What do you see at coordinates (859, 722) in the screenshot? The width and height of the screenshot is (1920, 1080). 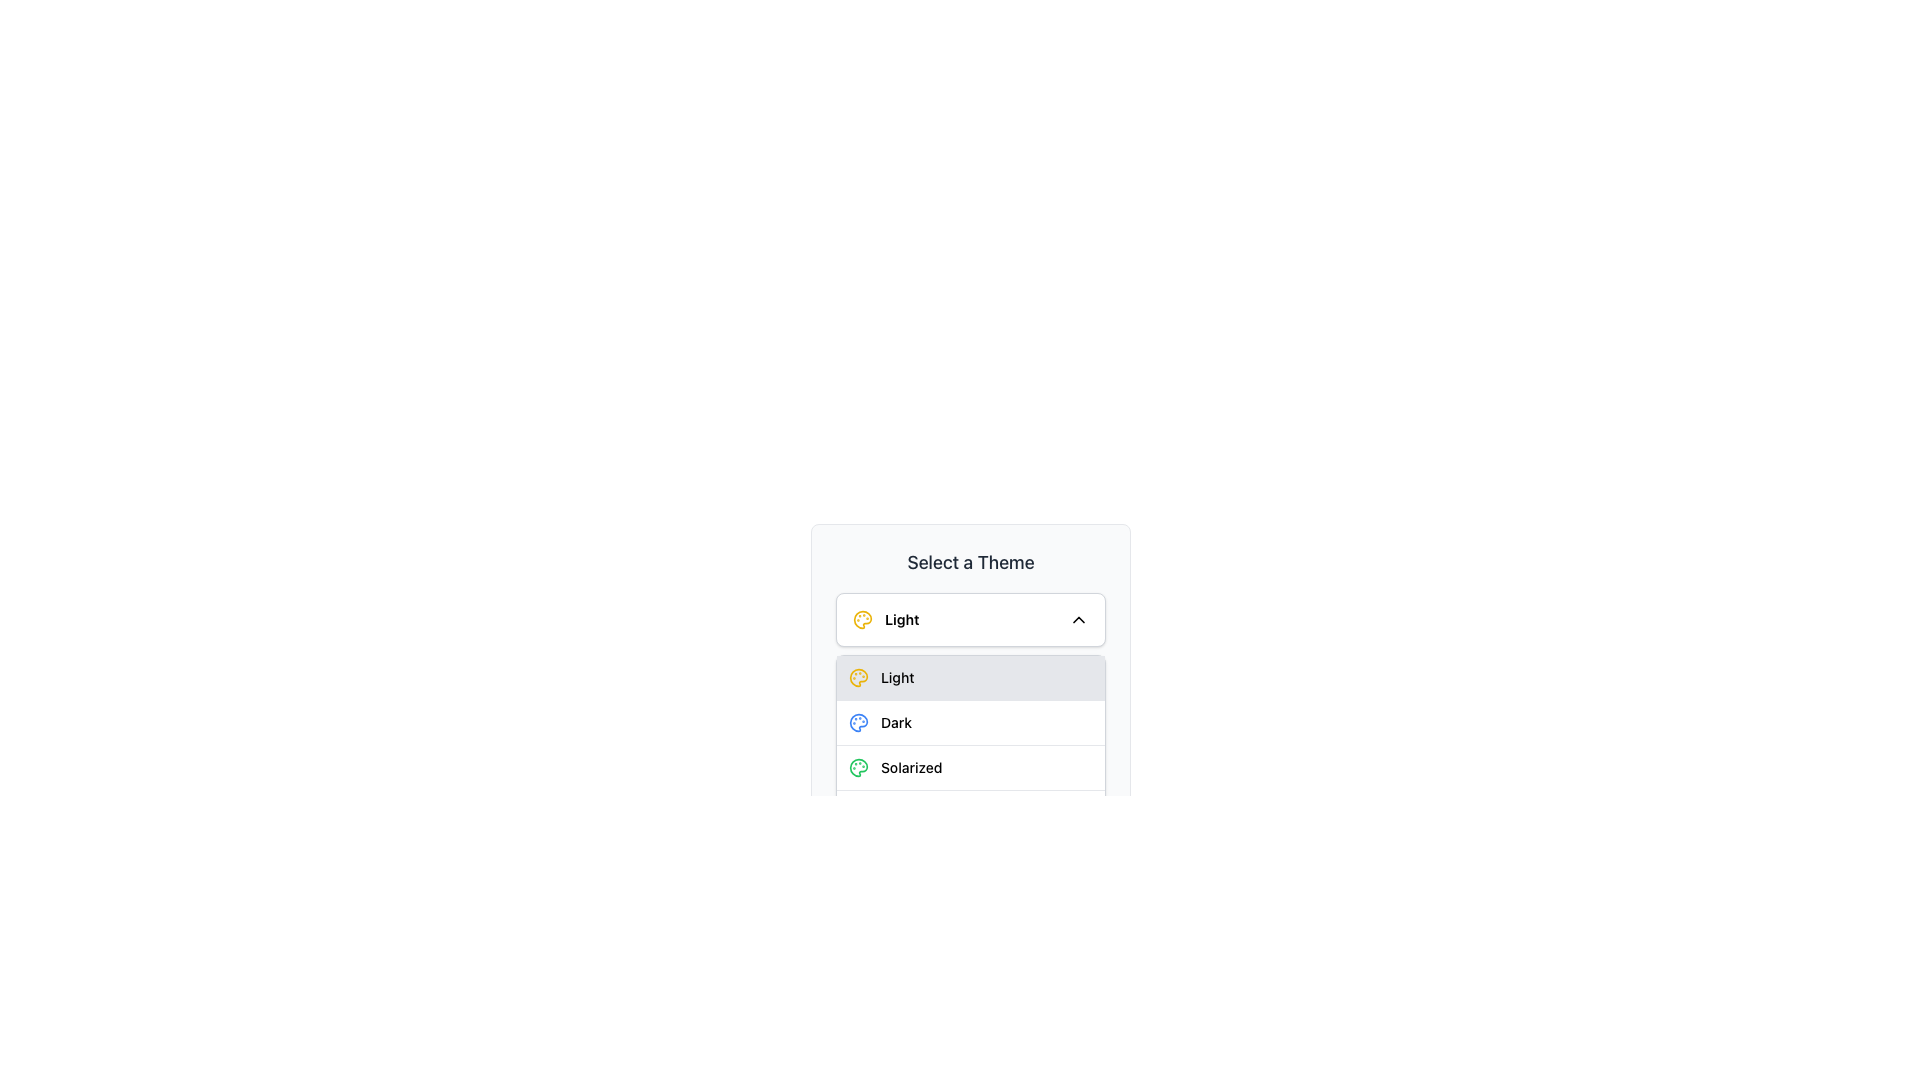 I see `the 'Dark' theme icon in the theme selection menu, which is positioned to the left of the 'Dark' text` at bounding box center [859, 722].